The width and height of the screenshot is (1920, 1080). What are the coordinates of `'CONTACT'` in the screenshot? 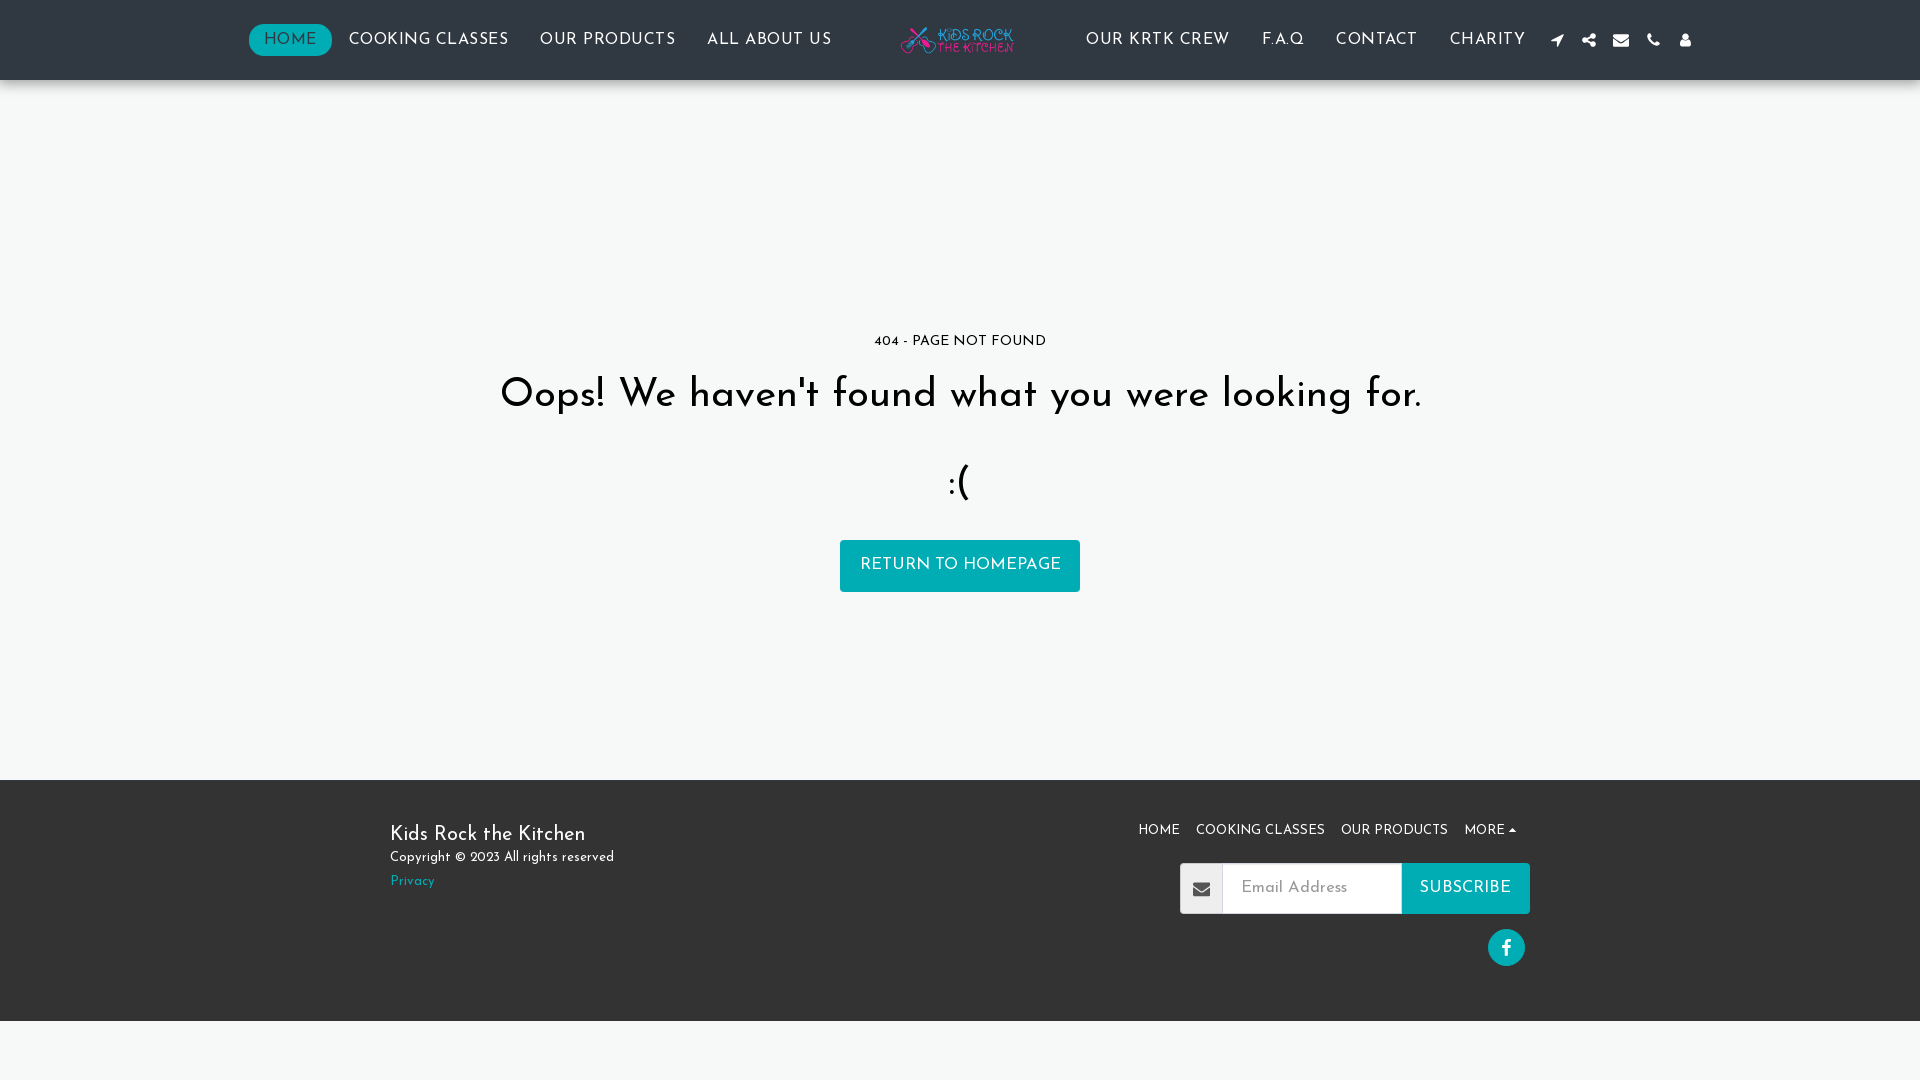 It's located at (1376, 39).